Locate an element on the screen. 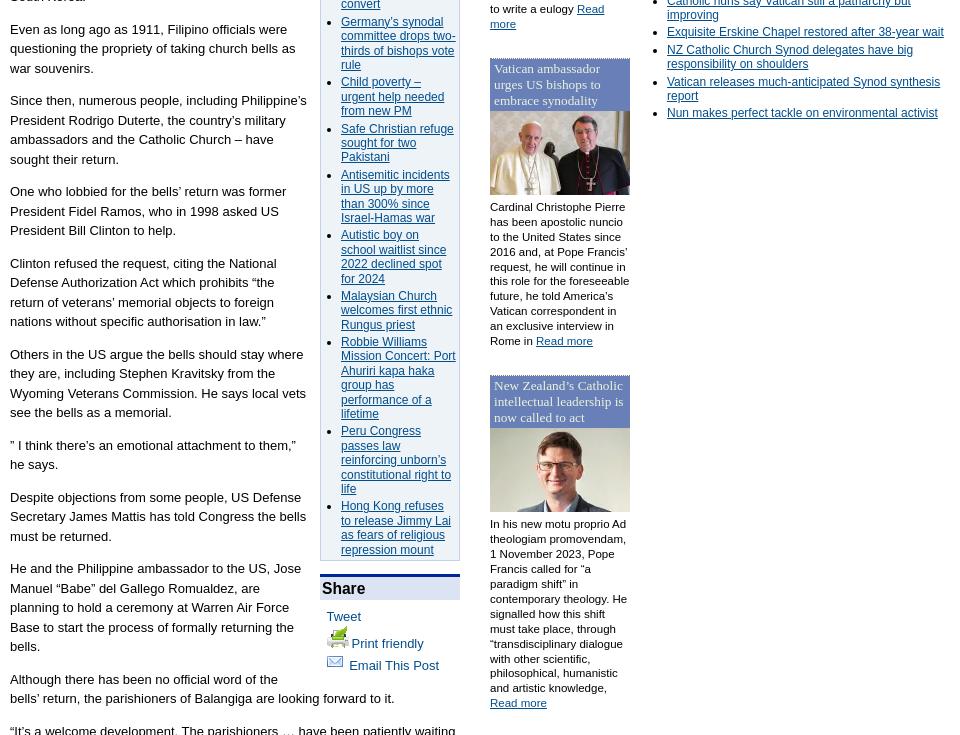 The height and width of the screenshot is (735, 960). 'Malaysian Church welcomes first ethnic Rungus priest' is located at coordinates (395, 309).